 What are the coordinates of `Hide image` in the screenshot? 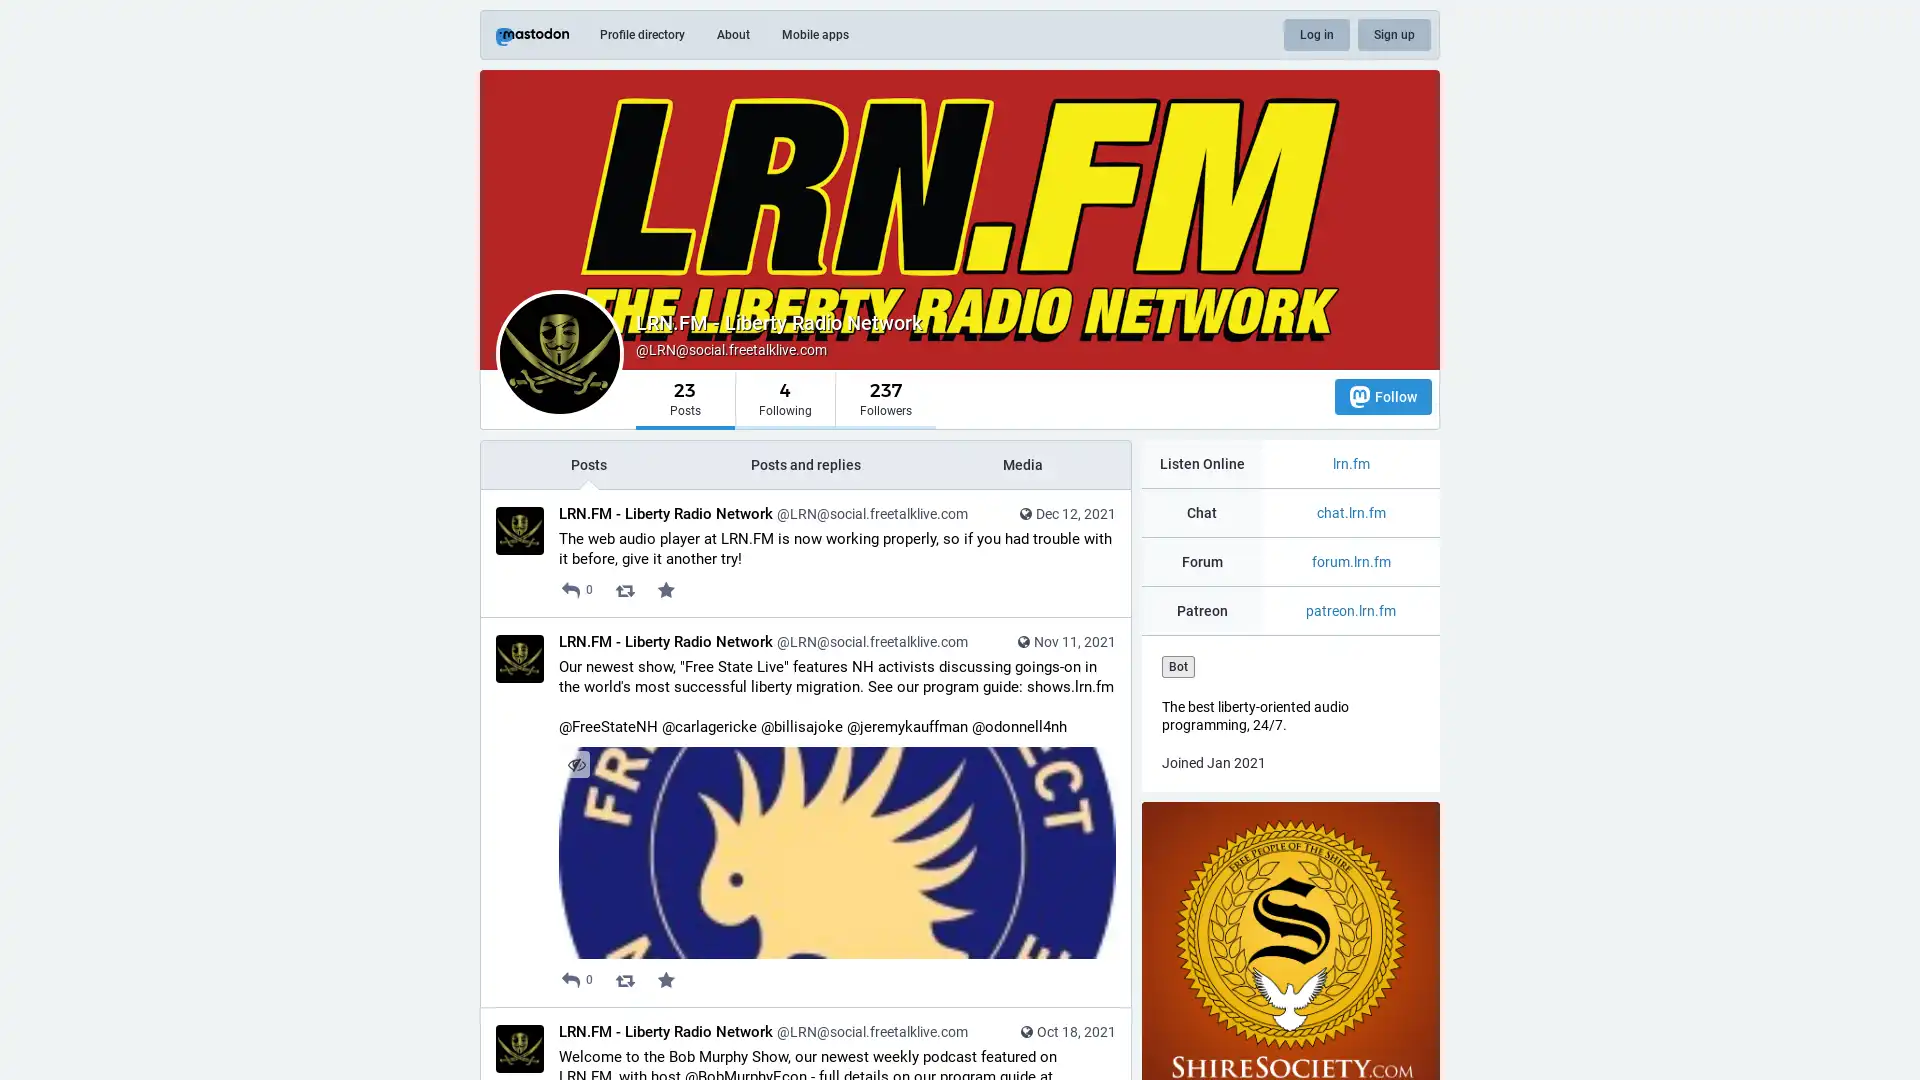 It's located at (575, 764).